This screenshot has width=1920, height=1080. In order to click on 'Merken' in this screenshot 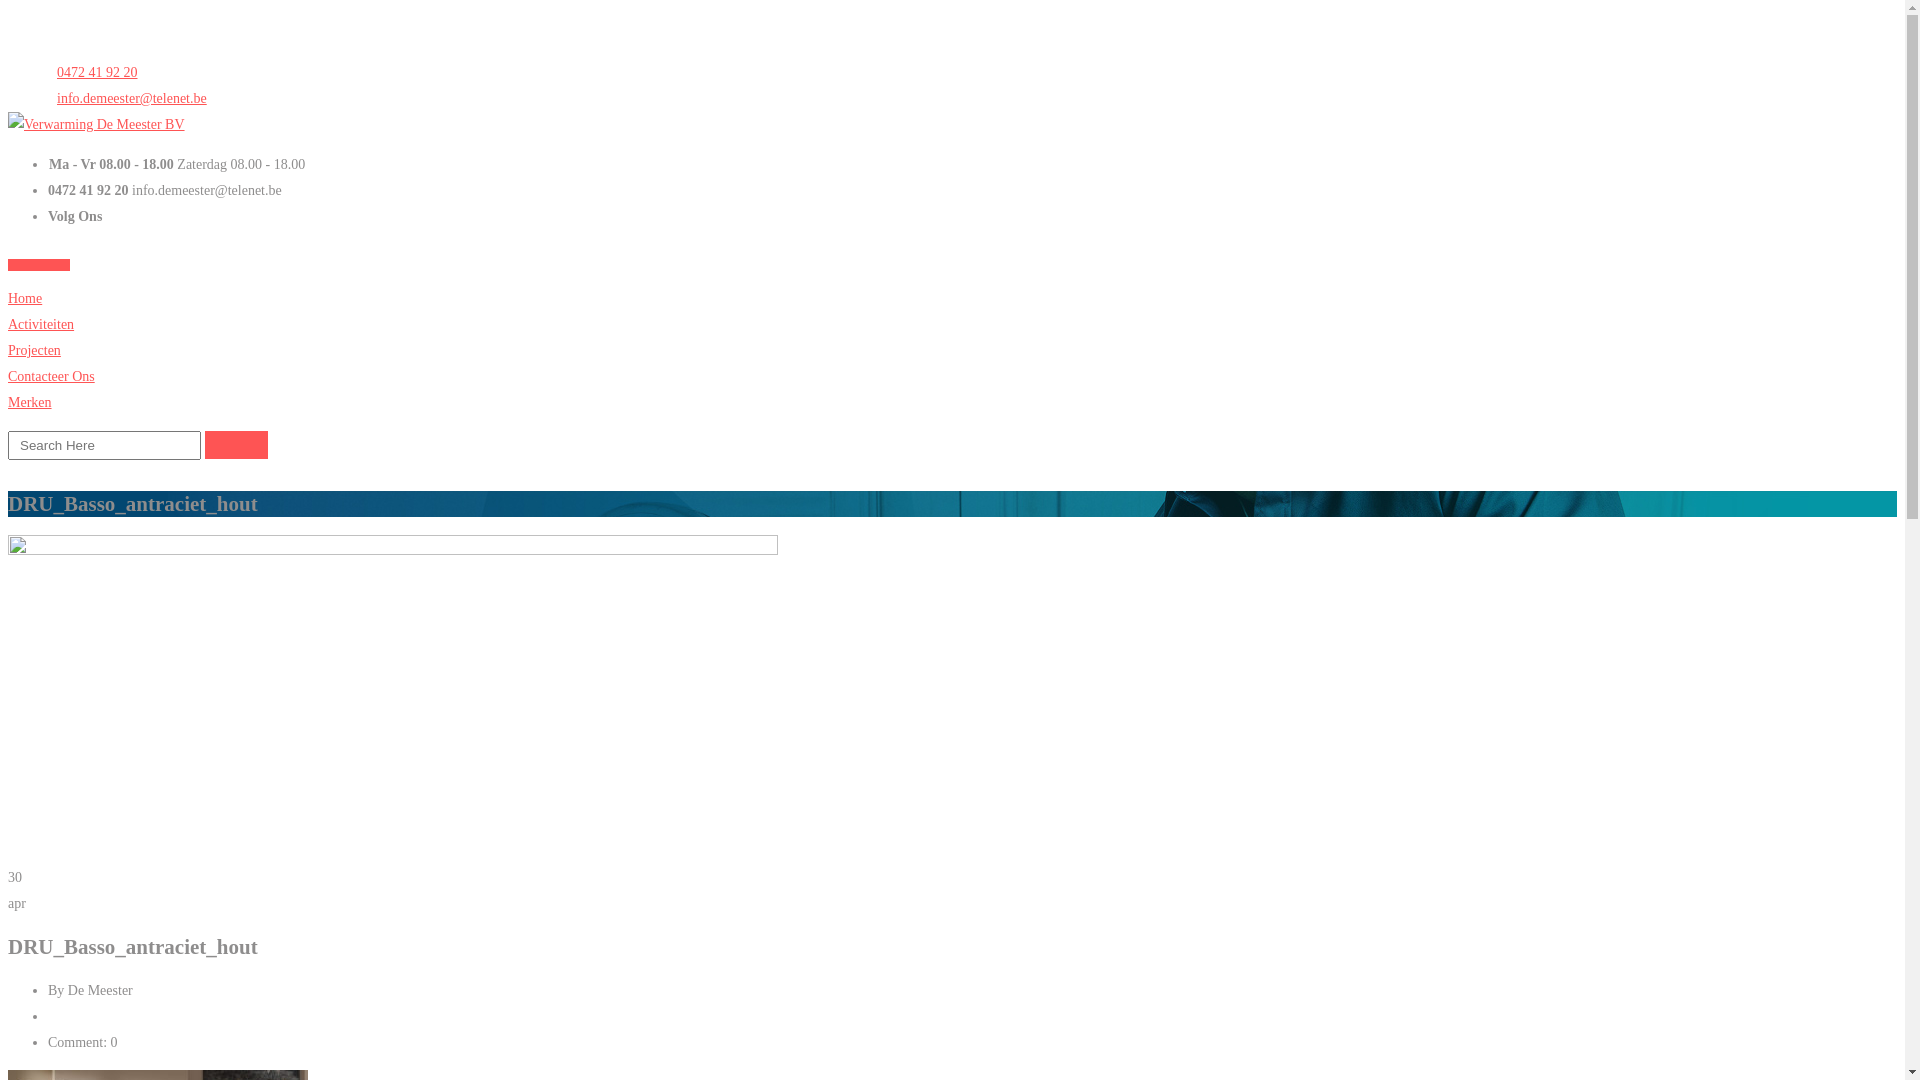, I will do `click(8, 402)`.